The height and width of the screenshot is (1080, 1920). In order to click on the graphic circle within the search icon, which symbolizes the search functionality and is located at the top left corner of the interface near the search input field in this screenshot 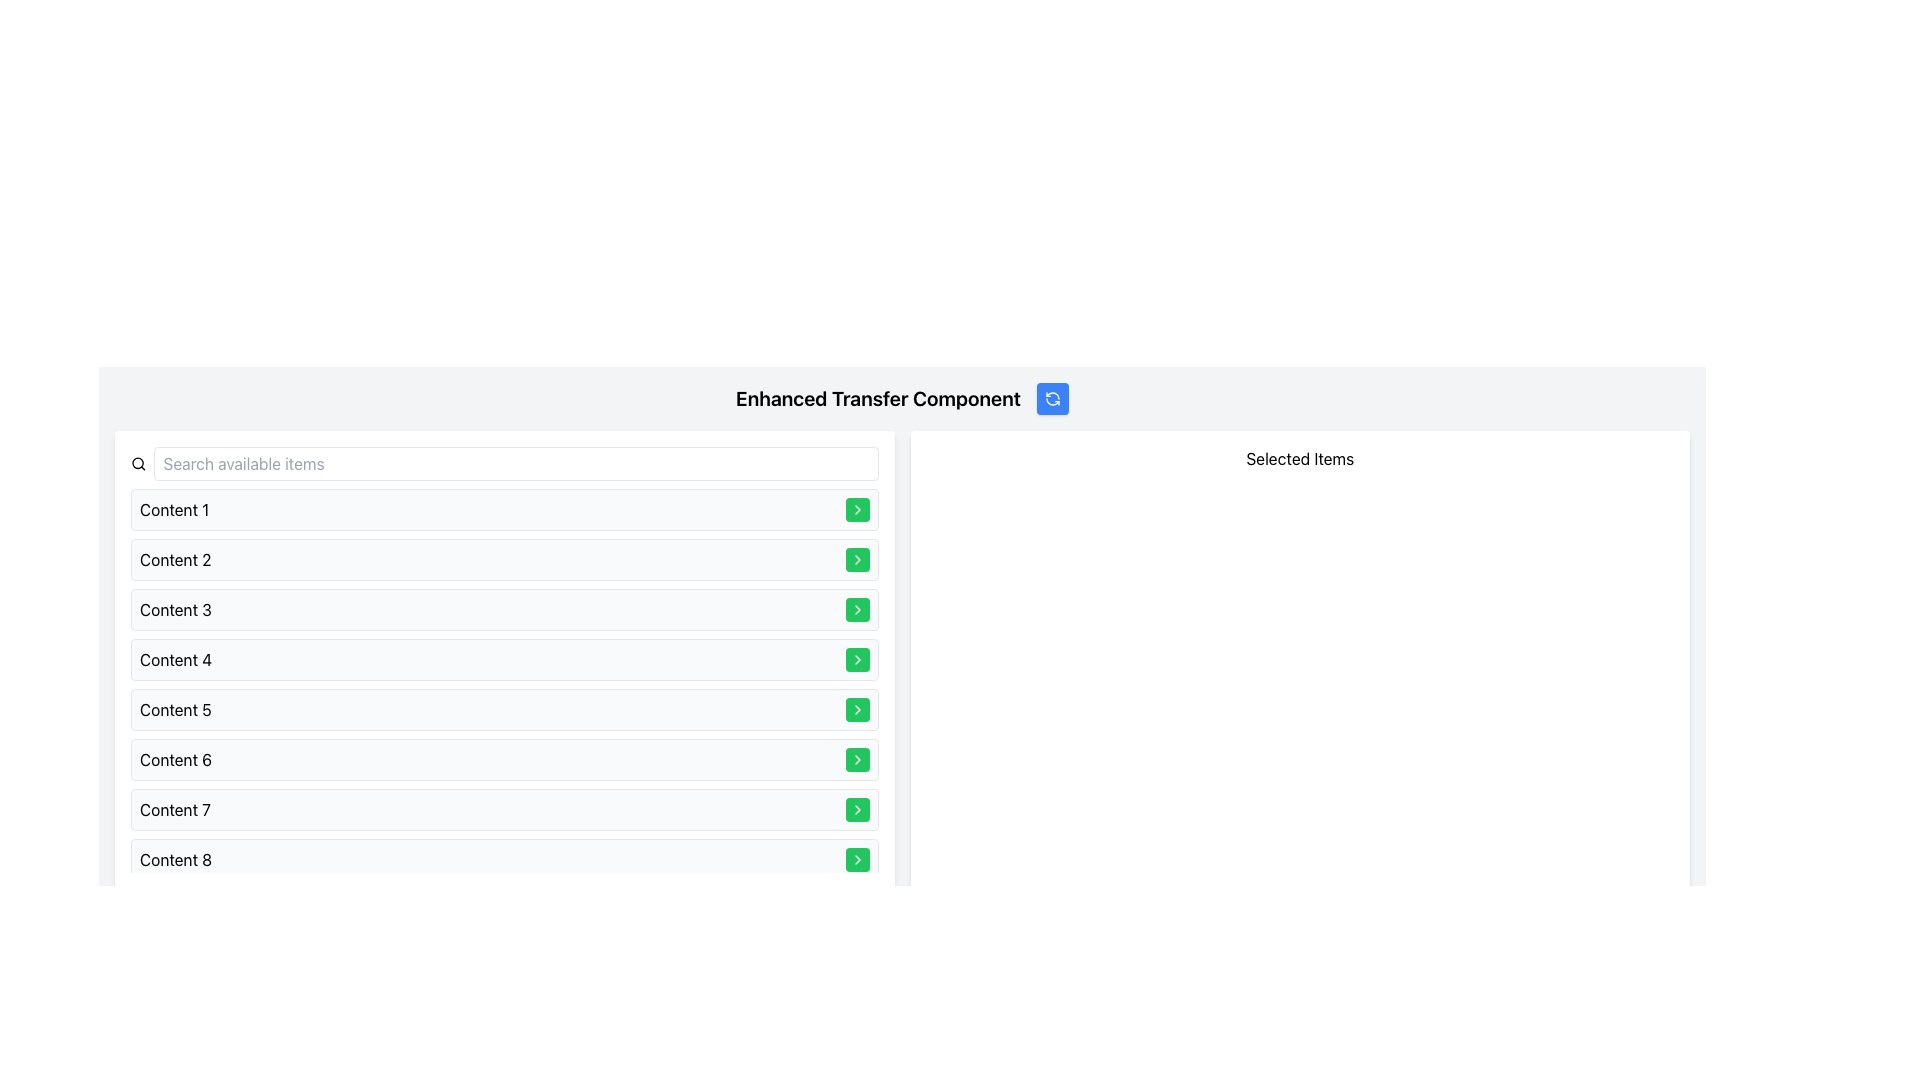, I will do `click(137, 463)`.